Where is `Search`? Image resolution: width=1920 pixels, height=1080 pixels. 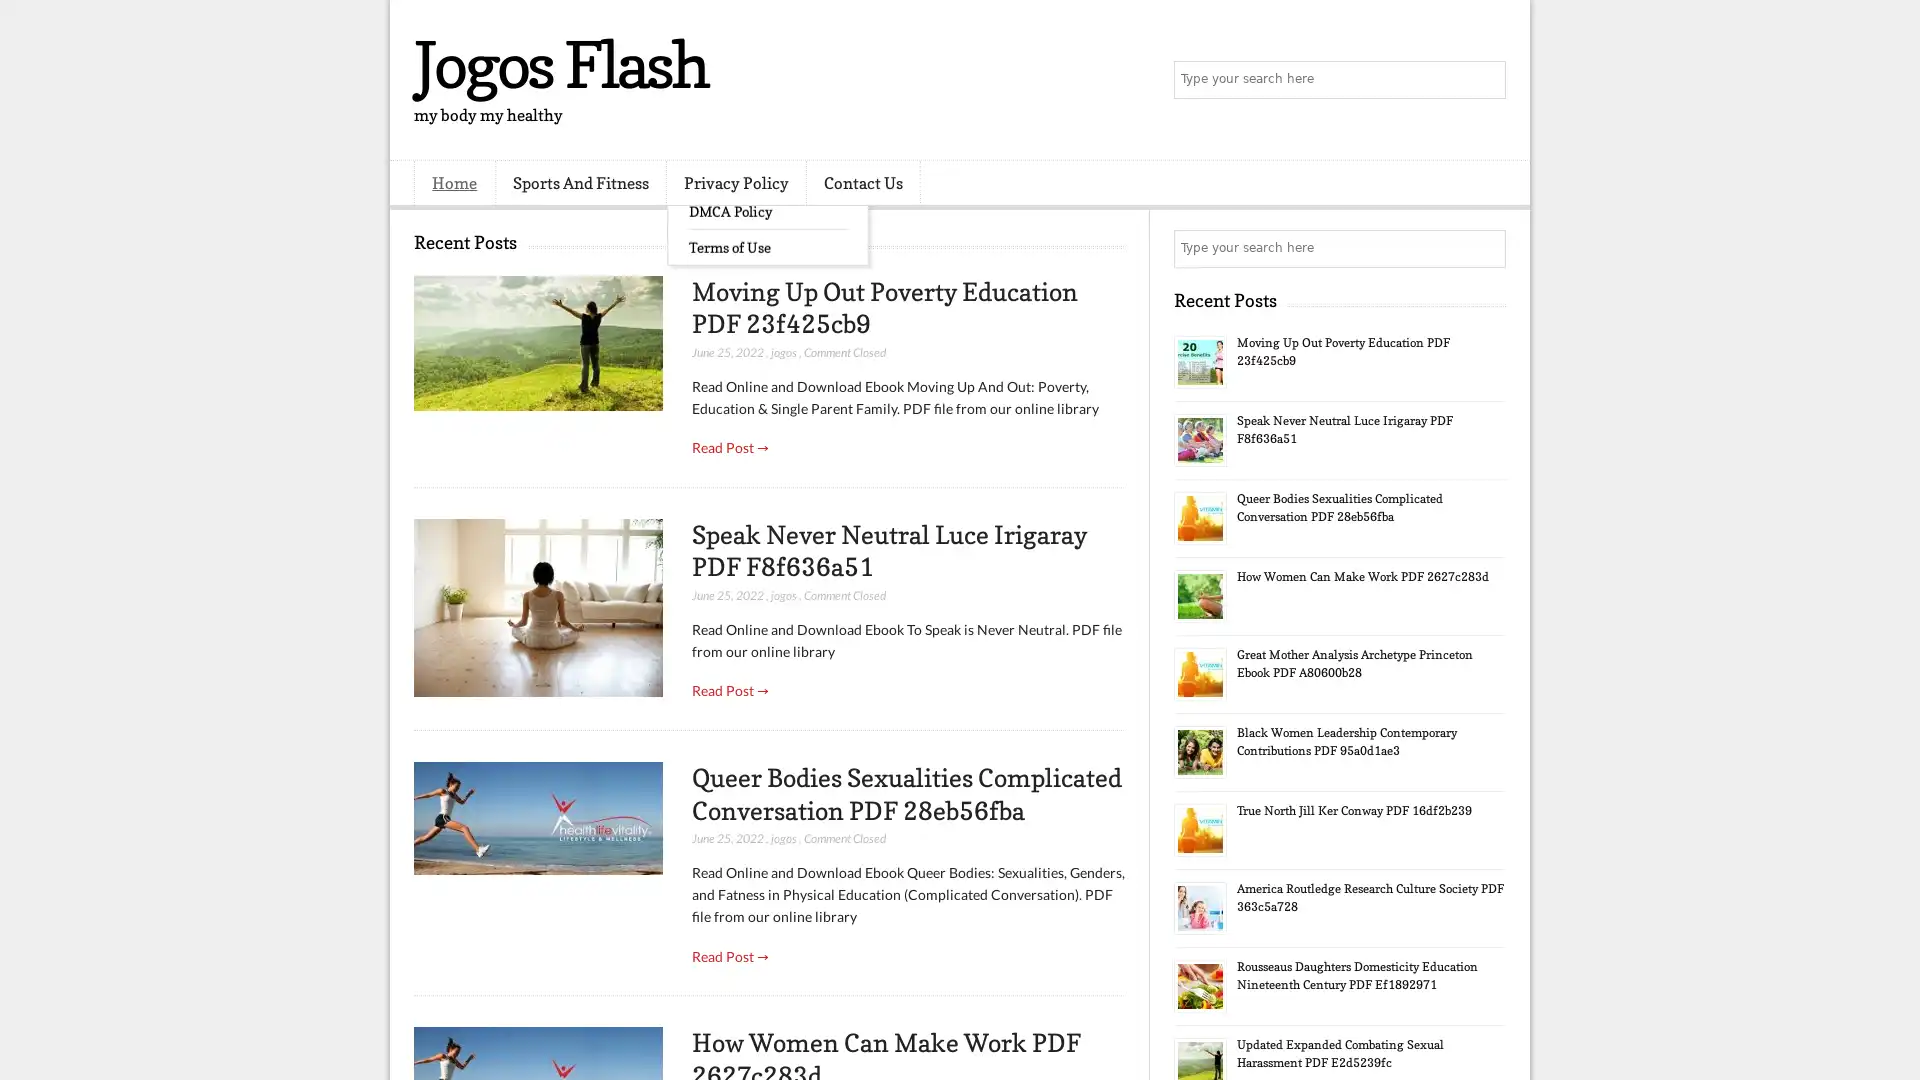
Search is located at coordinates (1485, 248).